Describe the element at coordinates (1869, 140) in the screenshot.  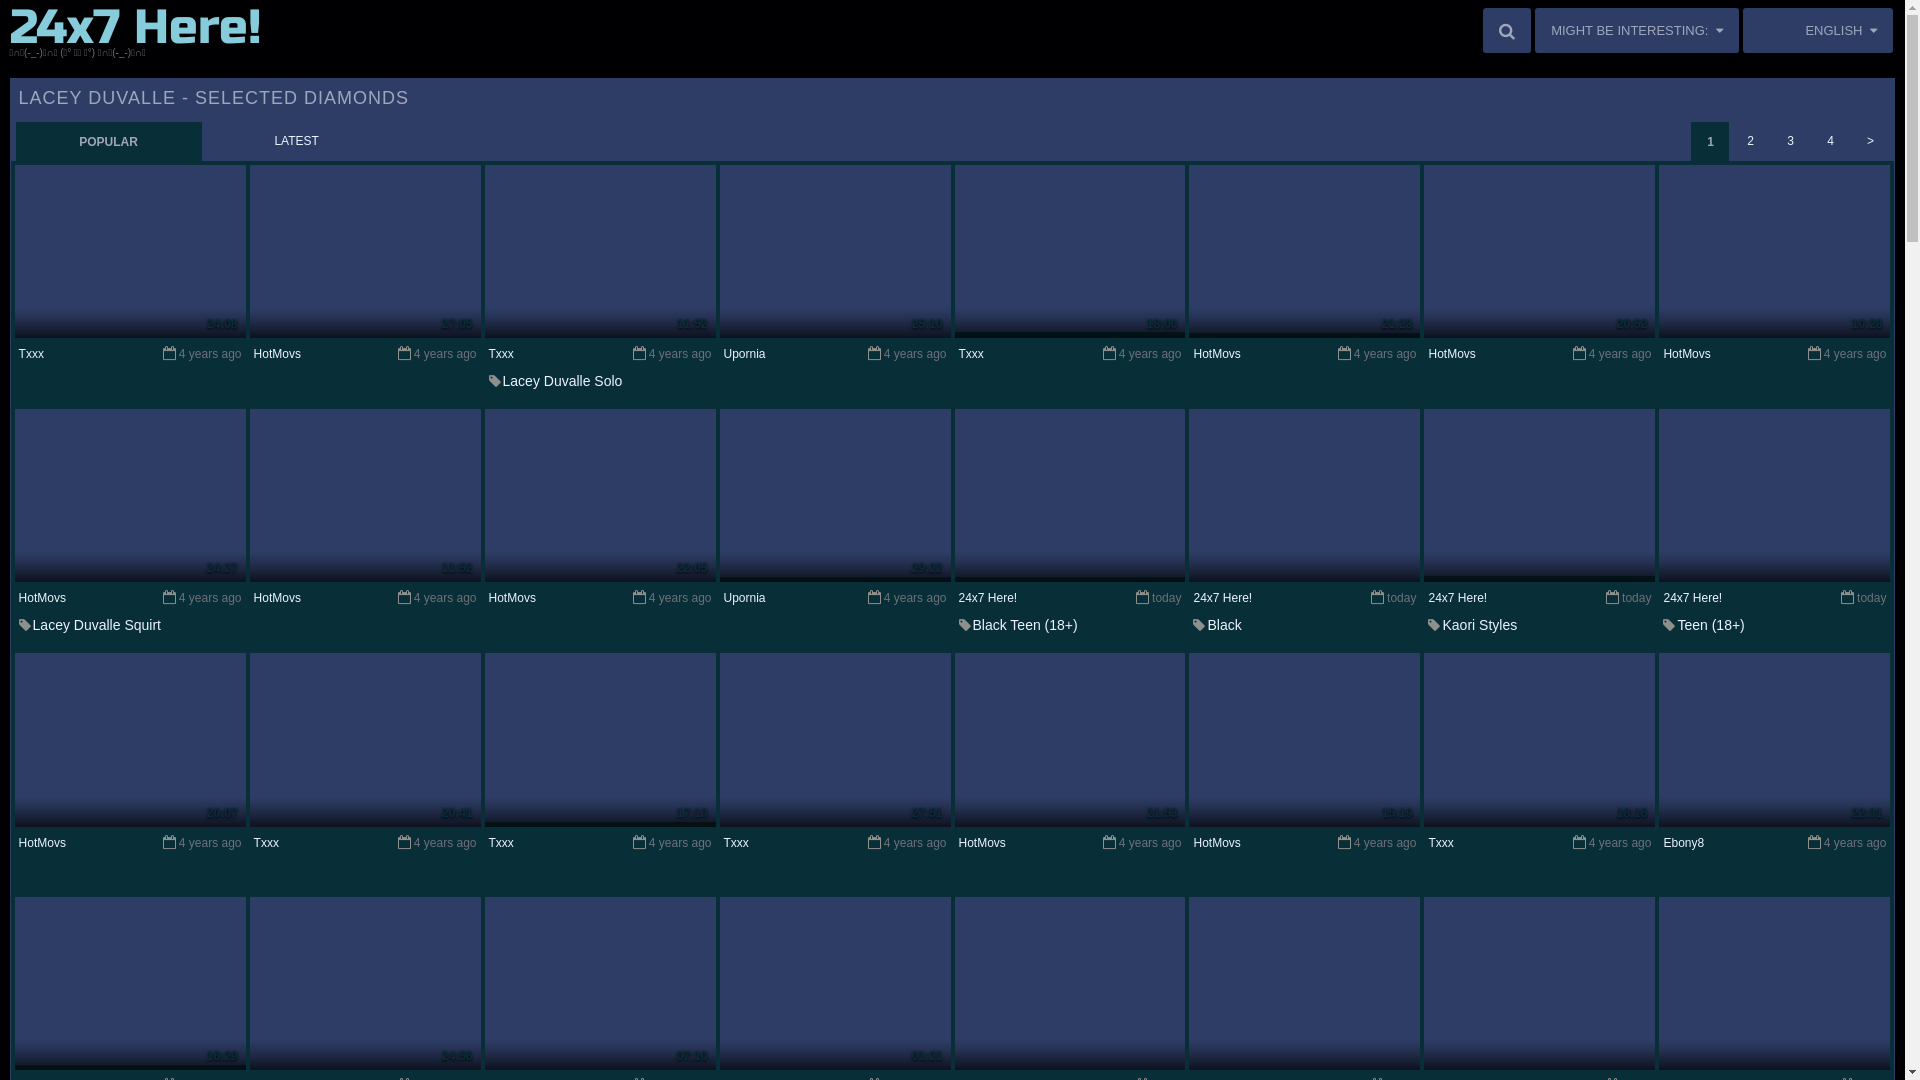
I see `'>'` at that location.